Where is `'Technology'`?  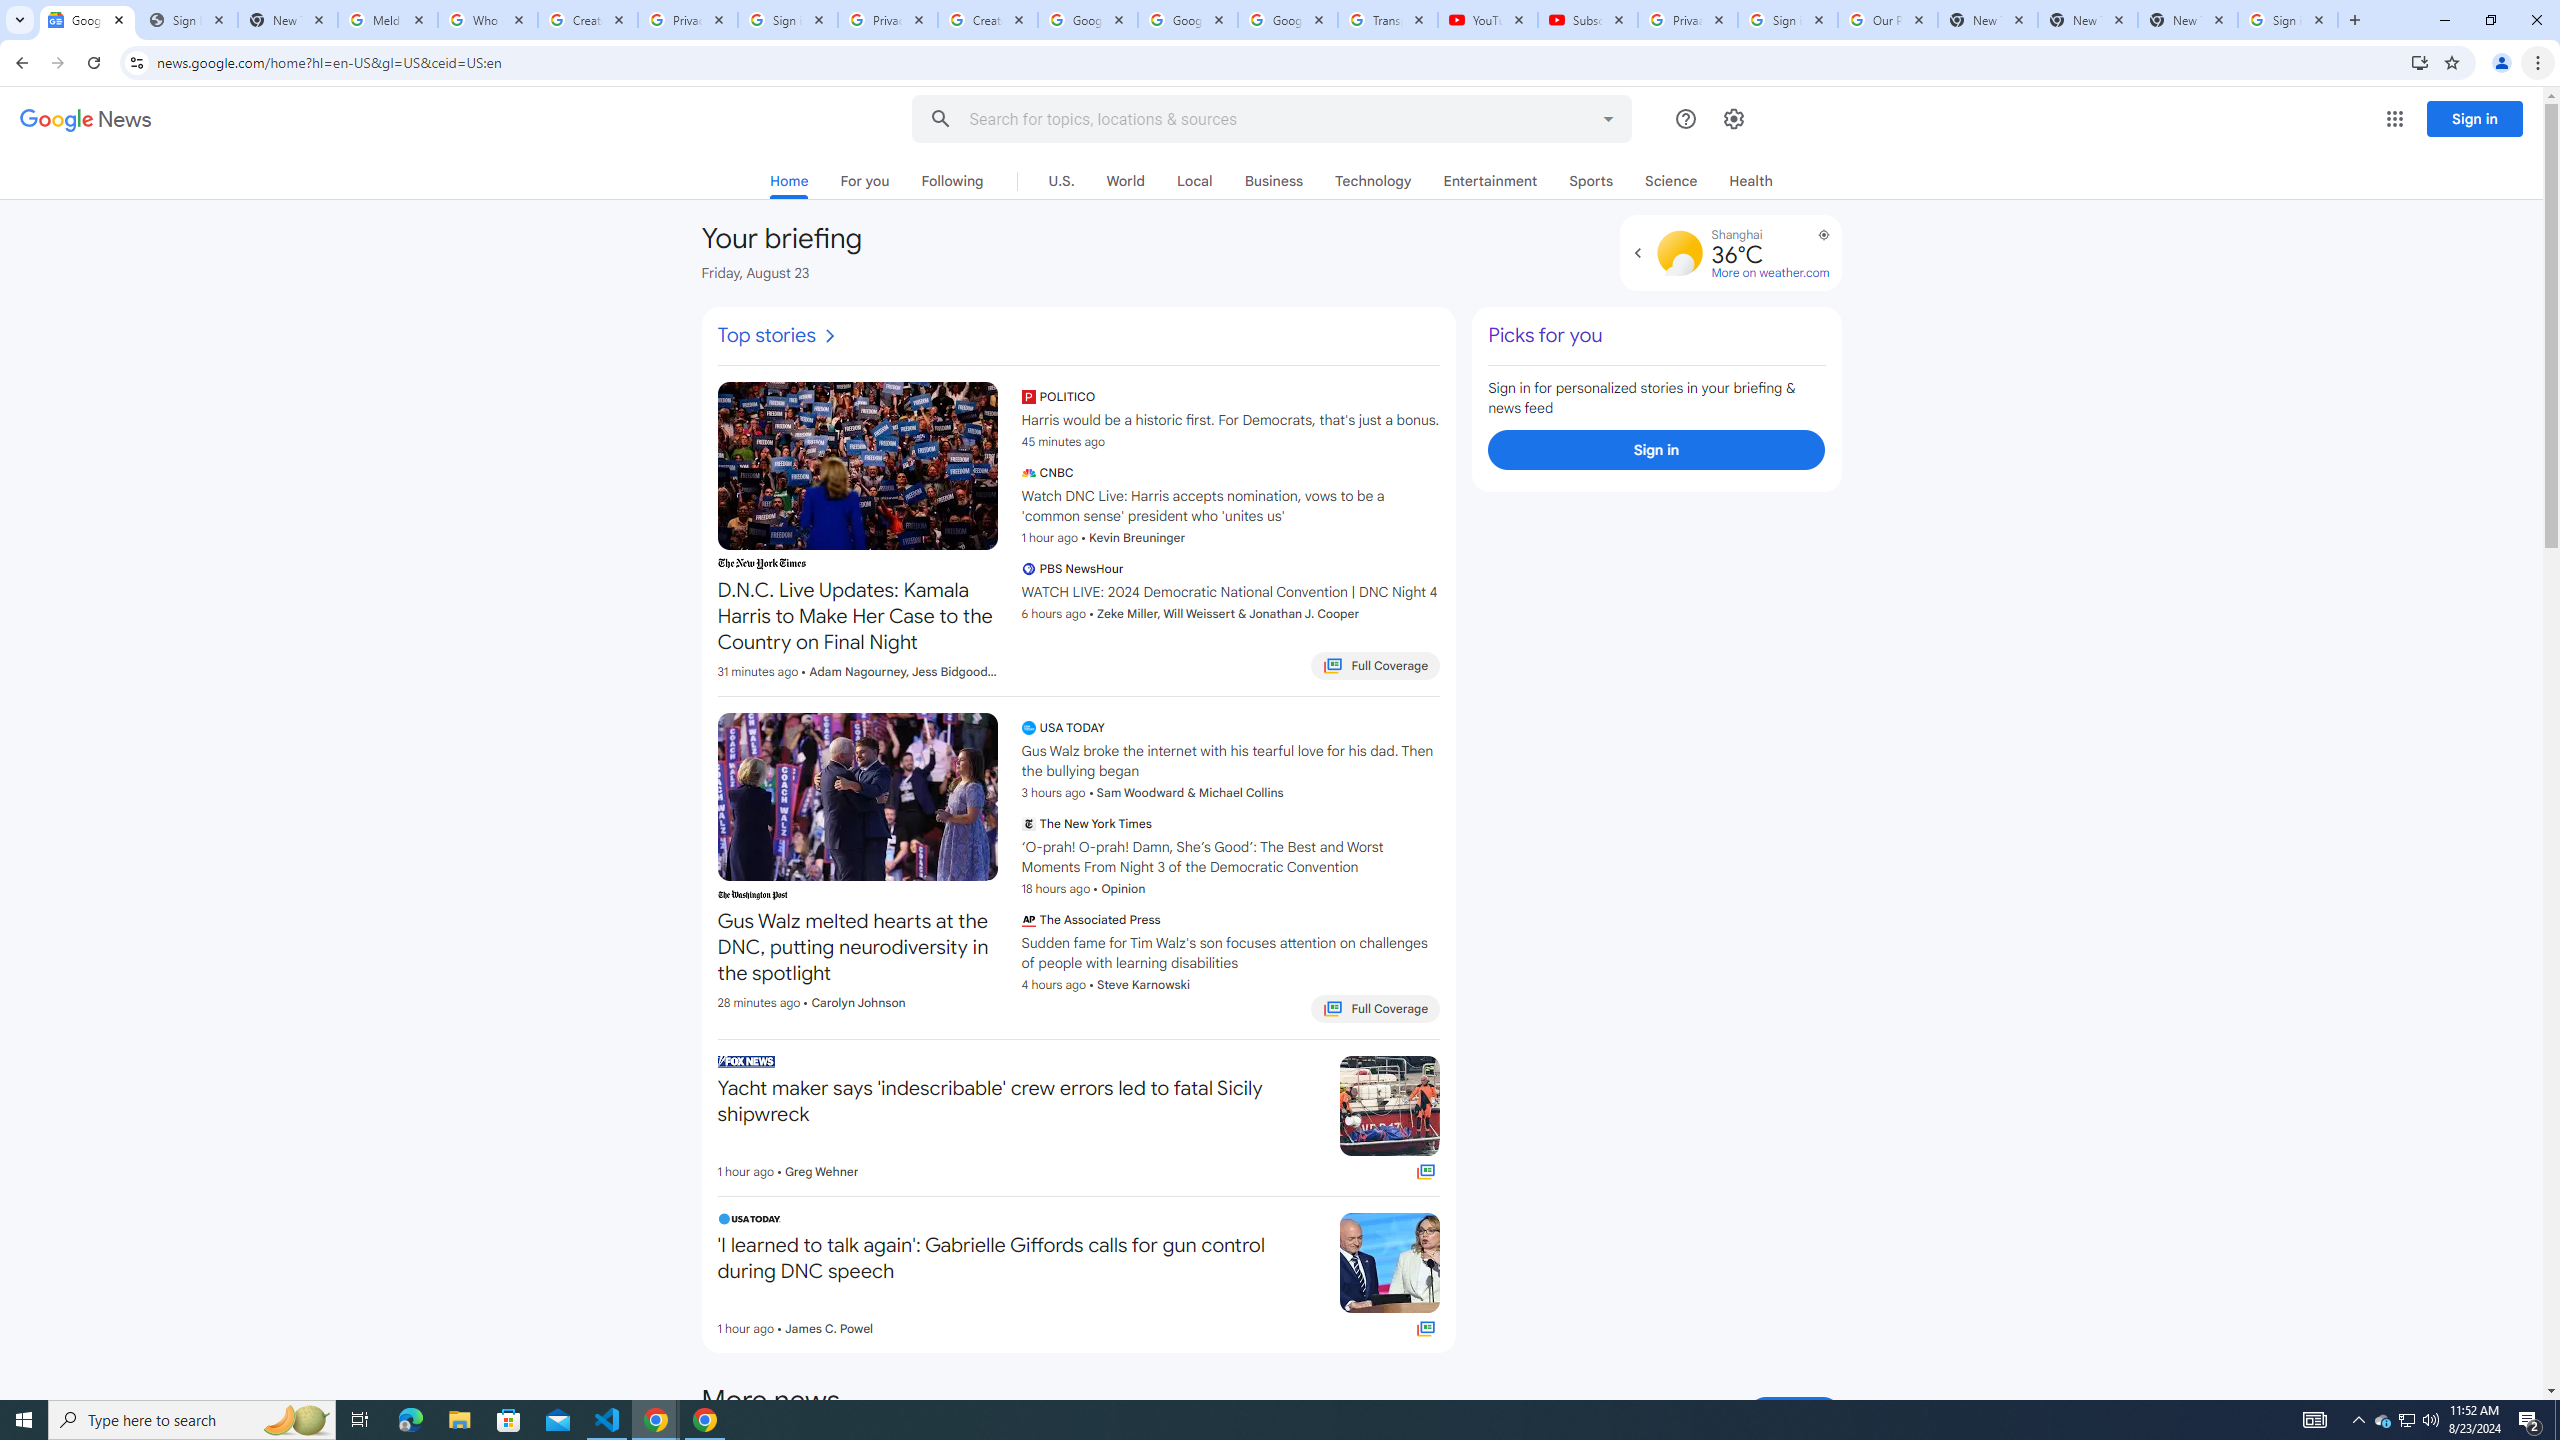
'Technology' is located at coordinates (1373, 180).